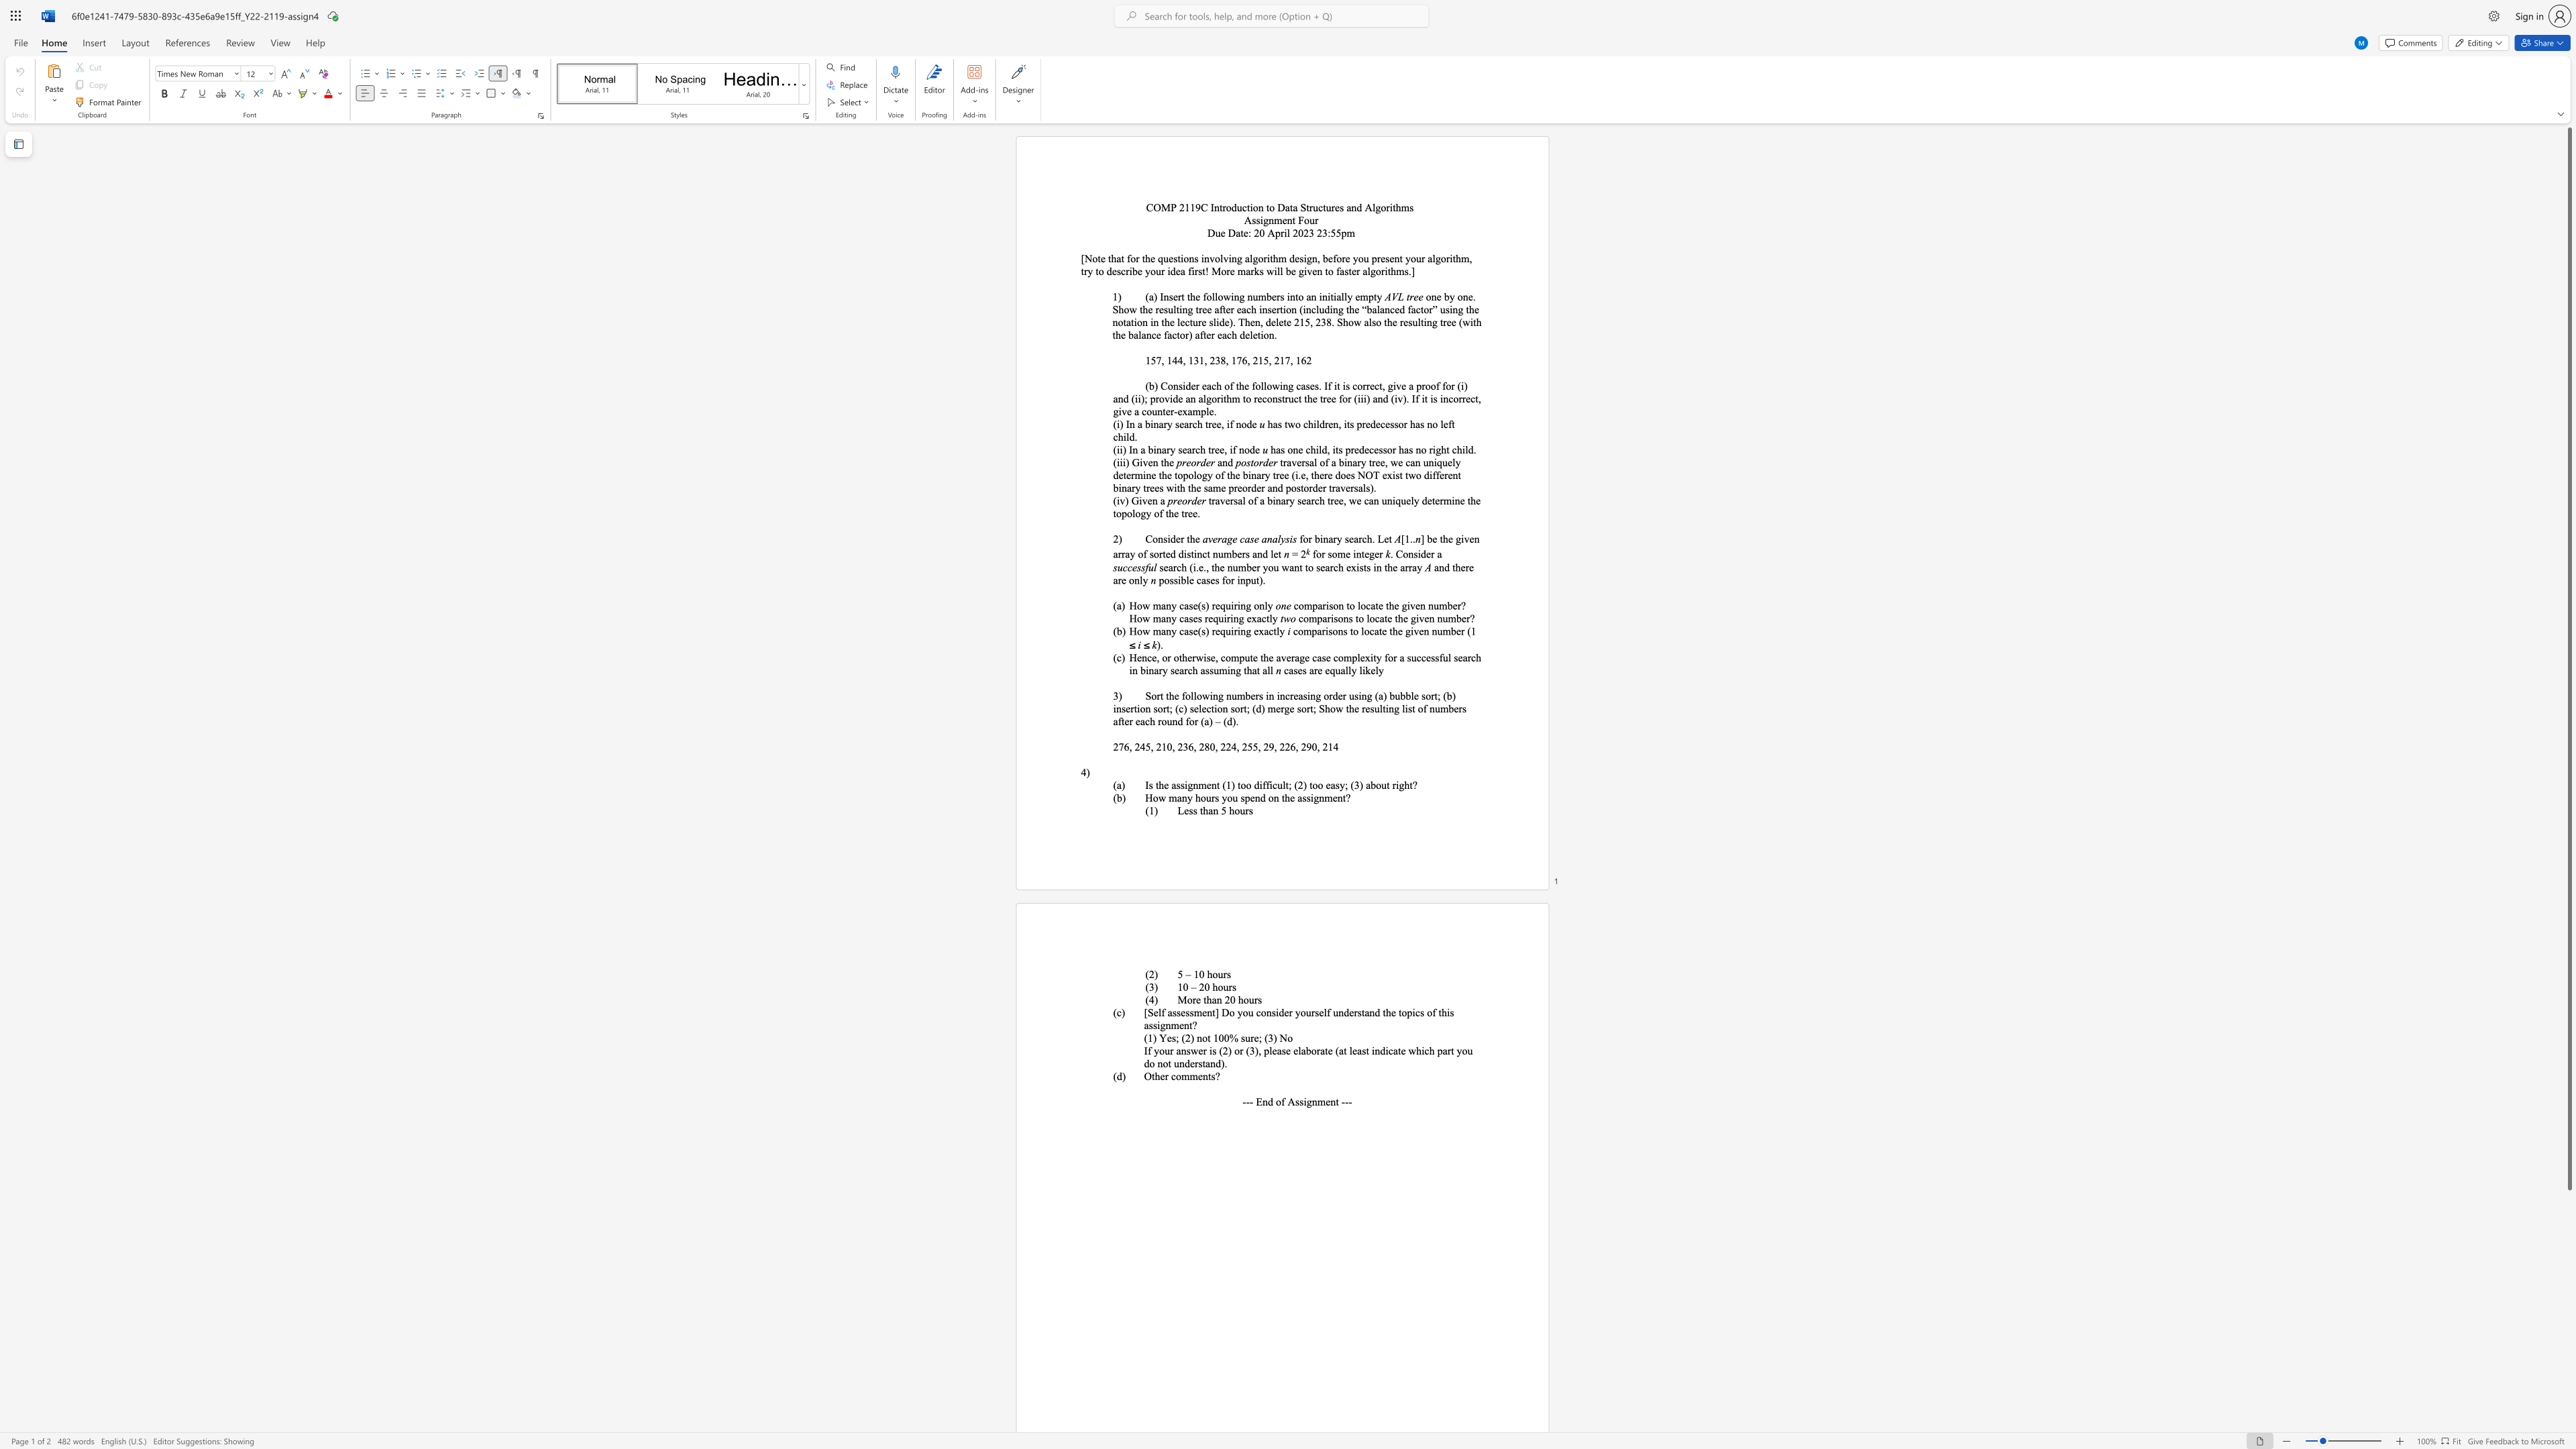 This screenshot has height=1449, width=2576. What do you see at coordinates (1173, 604) in the screenshot?
I see `the 1th character "y" in the text` at bounding box center [1173, 604].